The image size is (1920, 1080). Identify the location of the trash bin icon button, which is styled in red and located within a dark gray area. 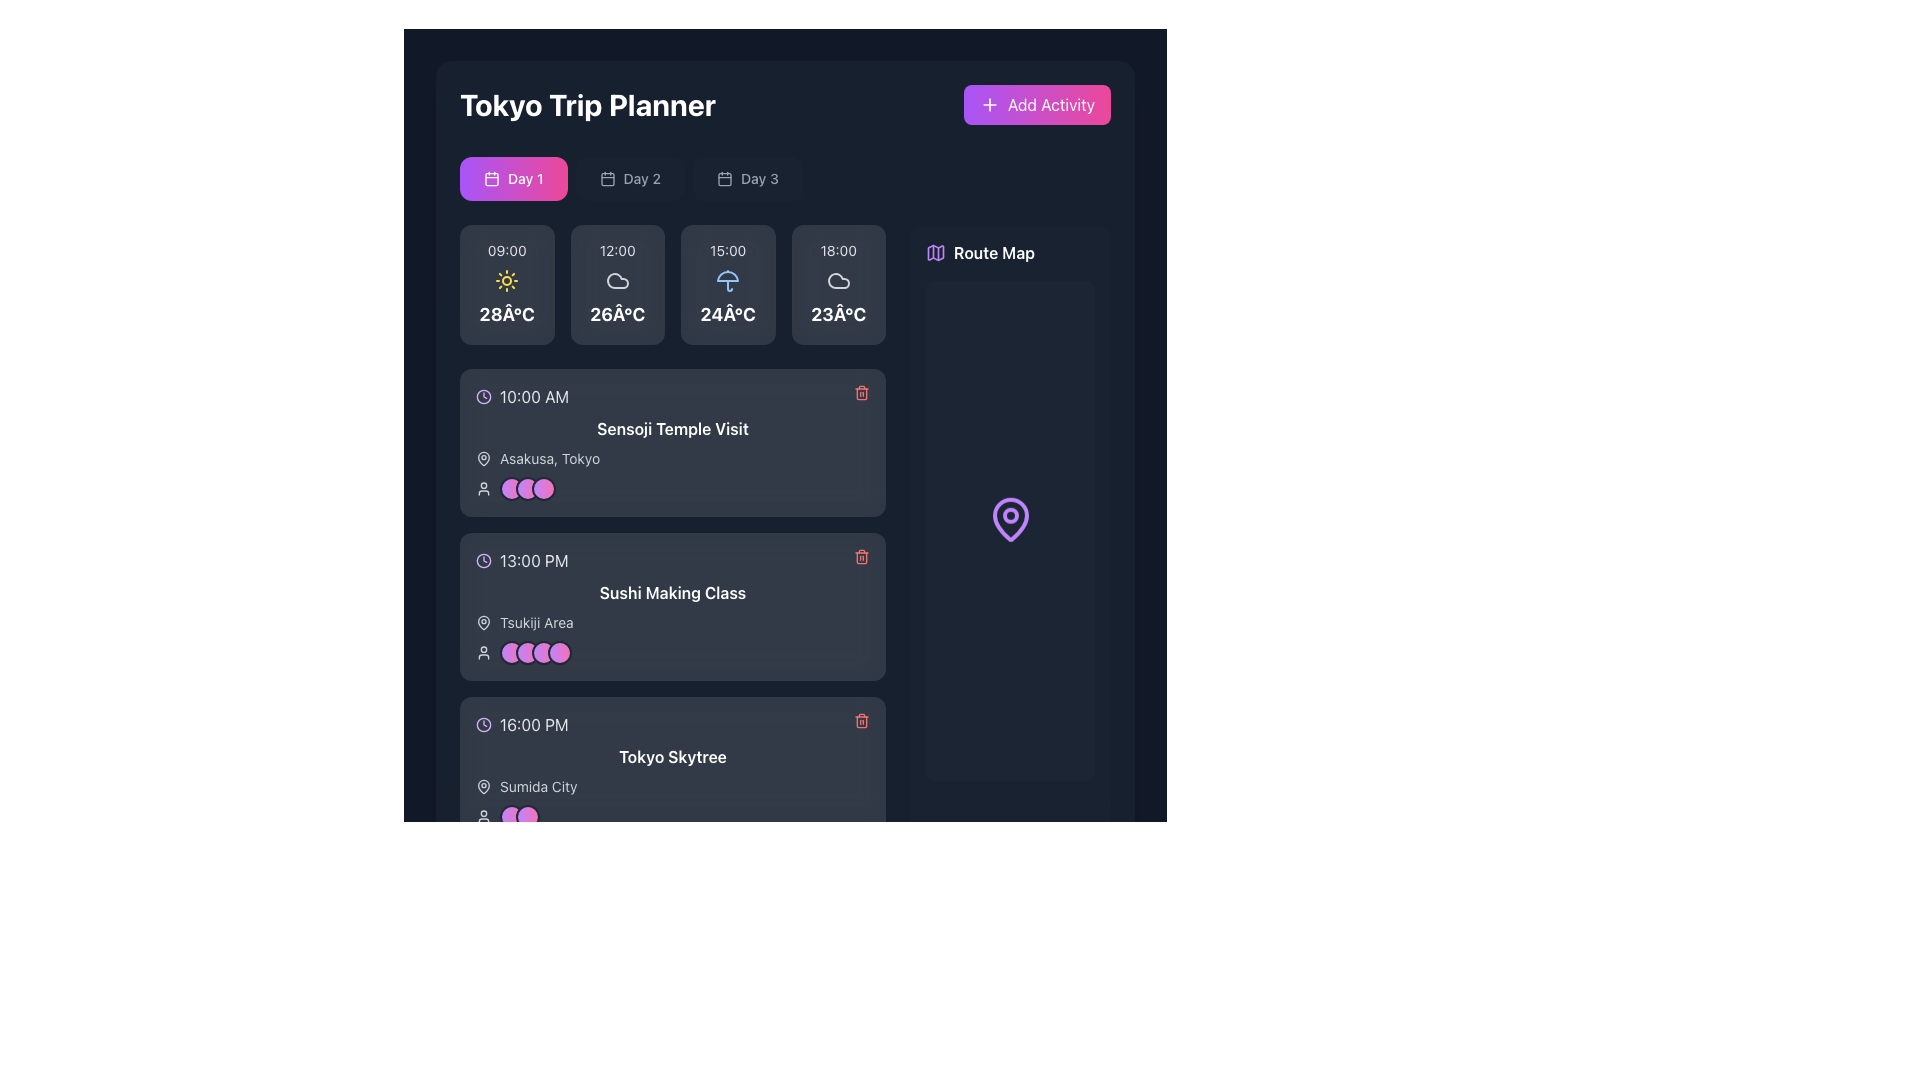
(862, 721).